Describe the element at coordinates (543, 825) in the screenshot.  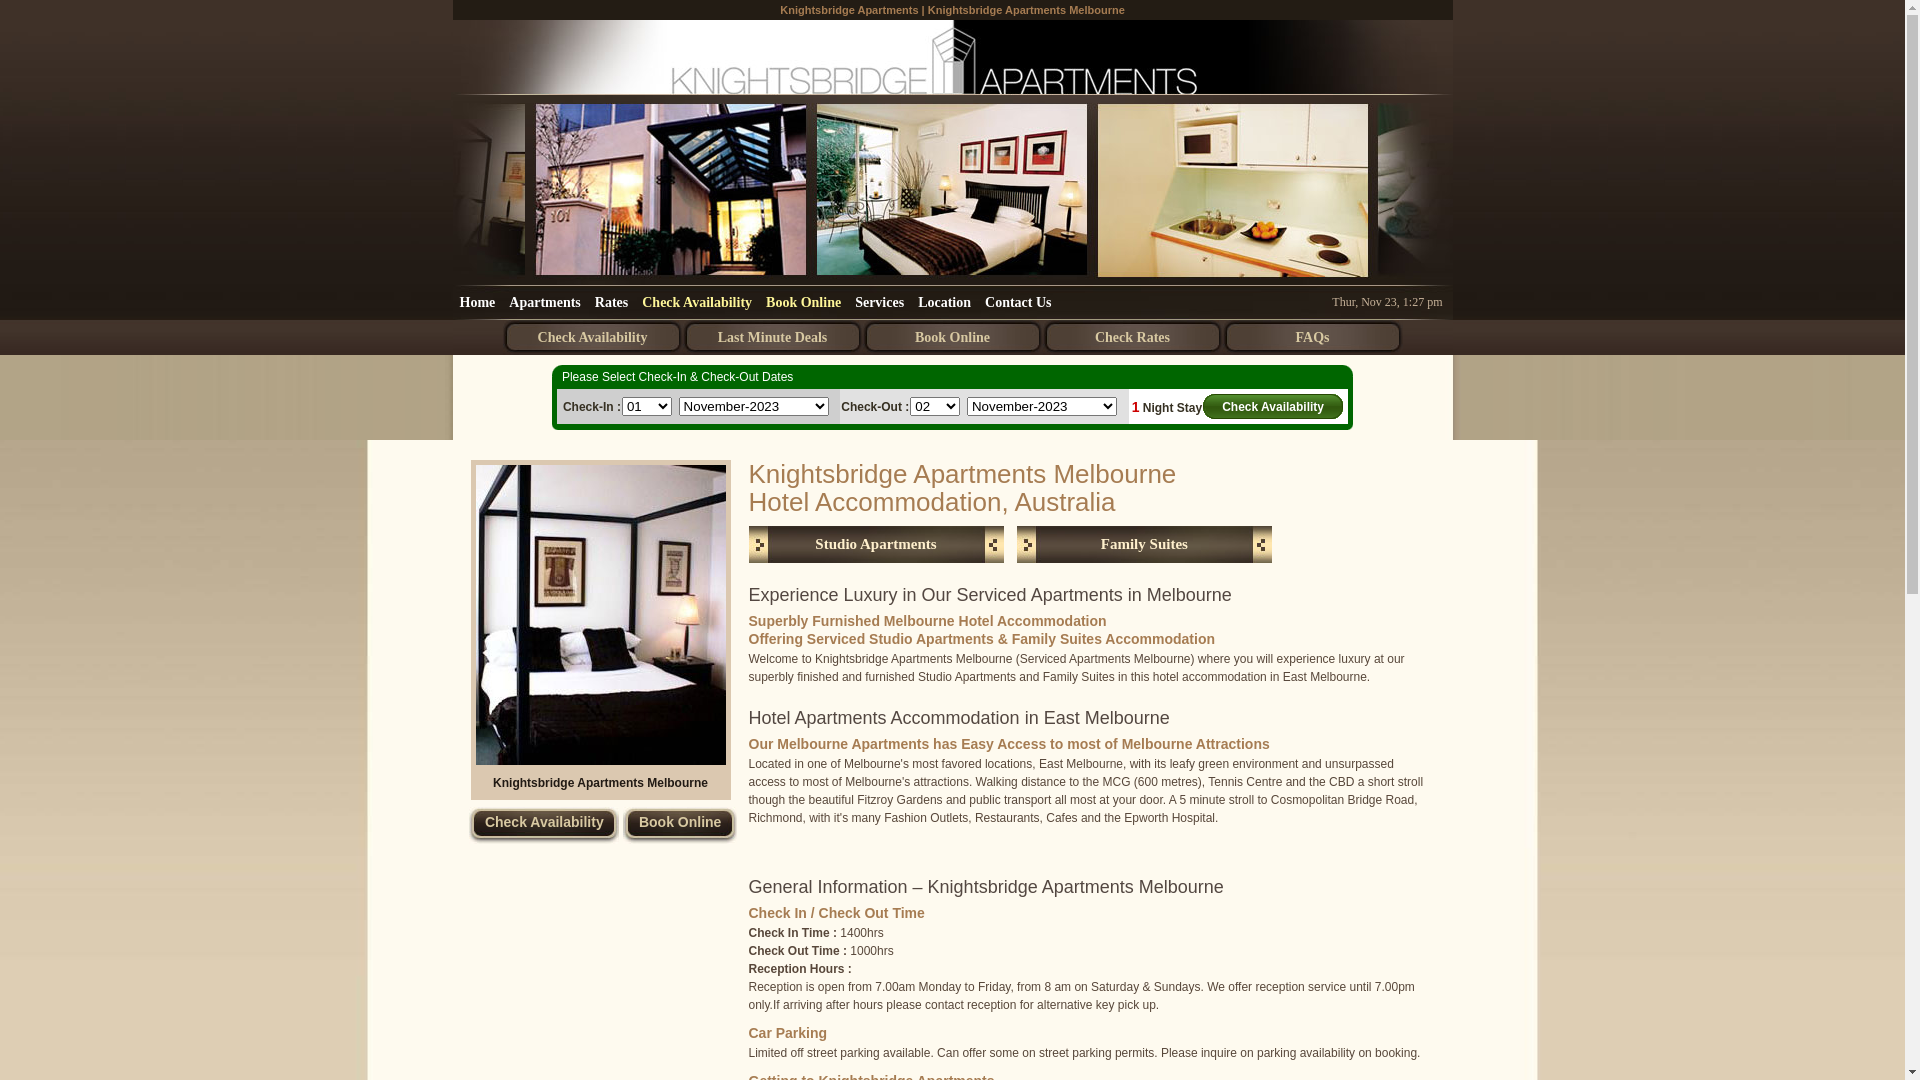
I see `'Check Availability'` at that location.